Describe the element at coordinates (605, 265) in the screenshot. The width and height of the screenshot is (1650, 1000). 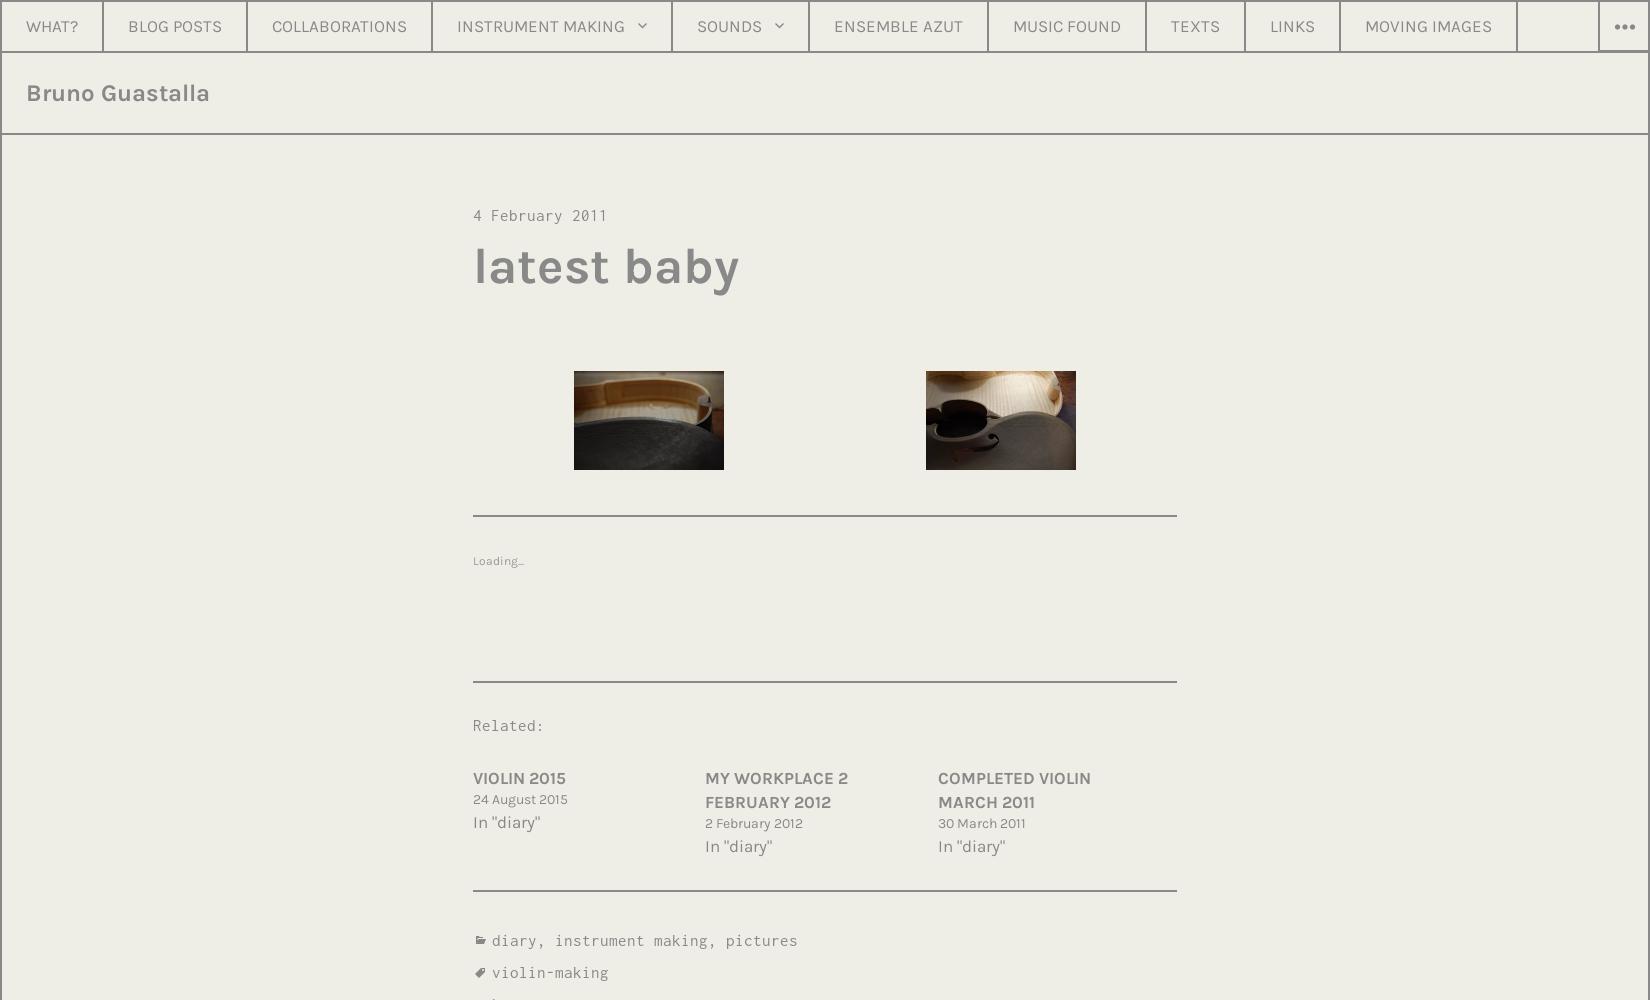
I see `'latest baby'` at that location.